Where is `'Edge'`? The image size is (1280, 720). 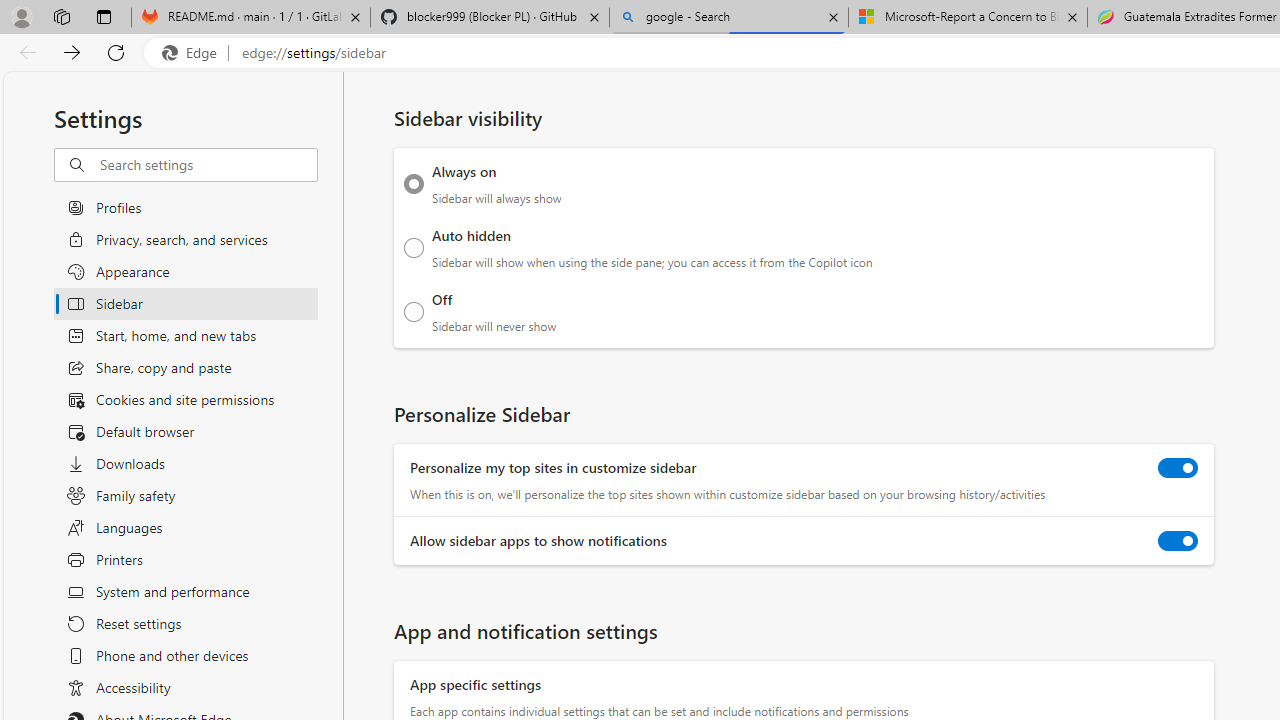 'Edge' is located at coordinates (194, 52).